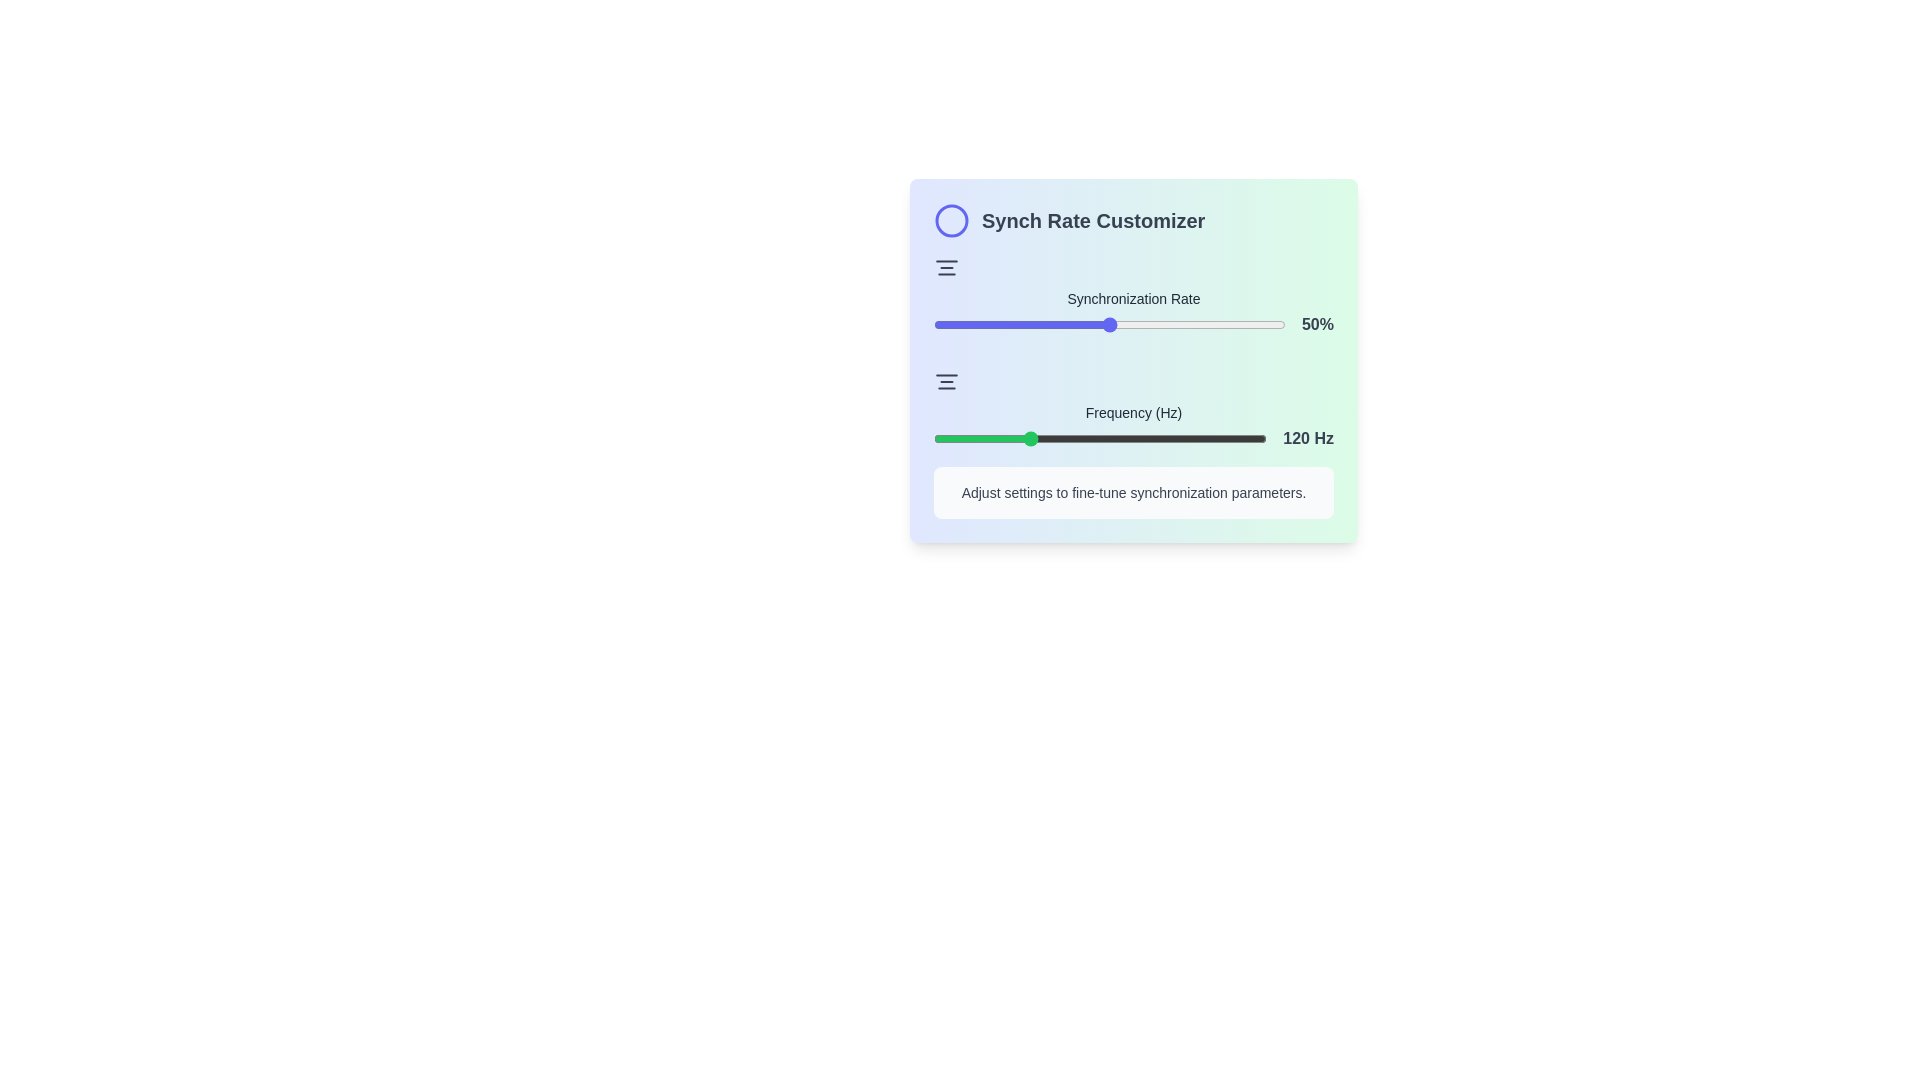 Image resolution: width=1920 pixels, height=1080 pixels. Describe the element at coordinates (936, 438) in the screenshot. I see `the frequency slider to set the frequency to 53 Hz` at that location.